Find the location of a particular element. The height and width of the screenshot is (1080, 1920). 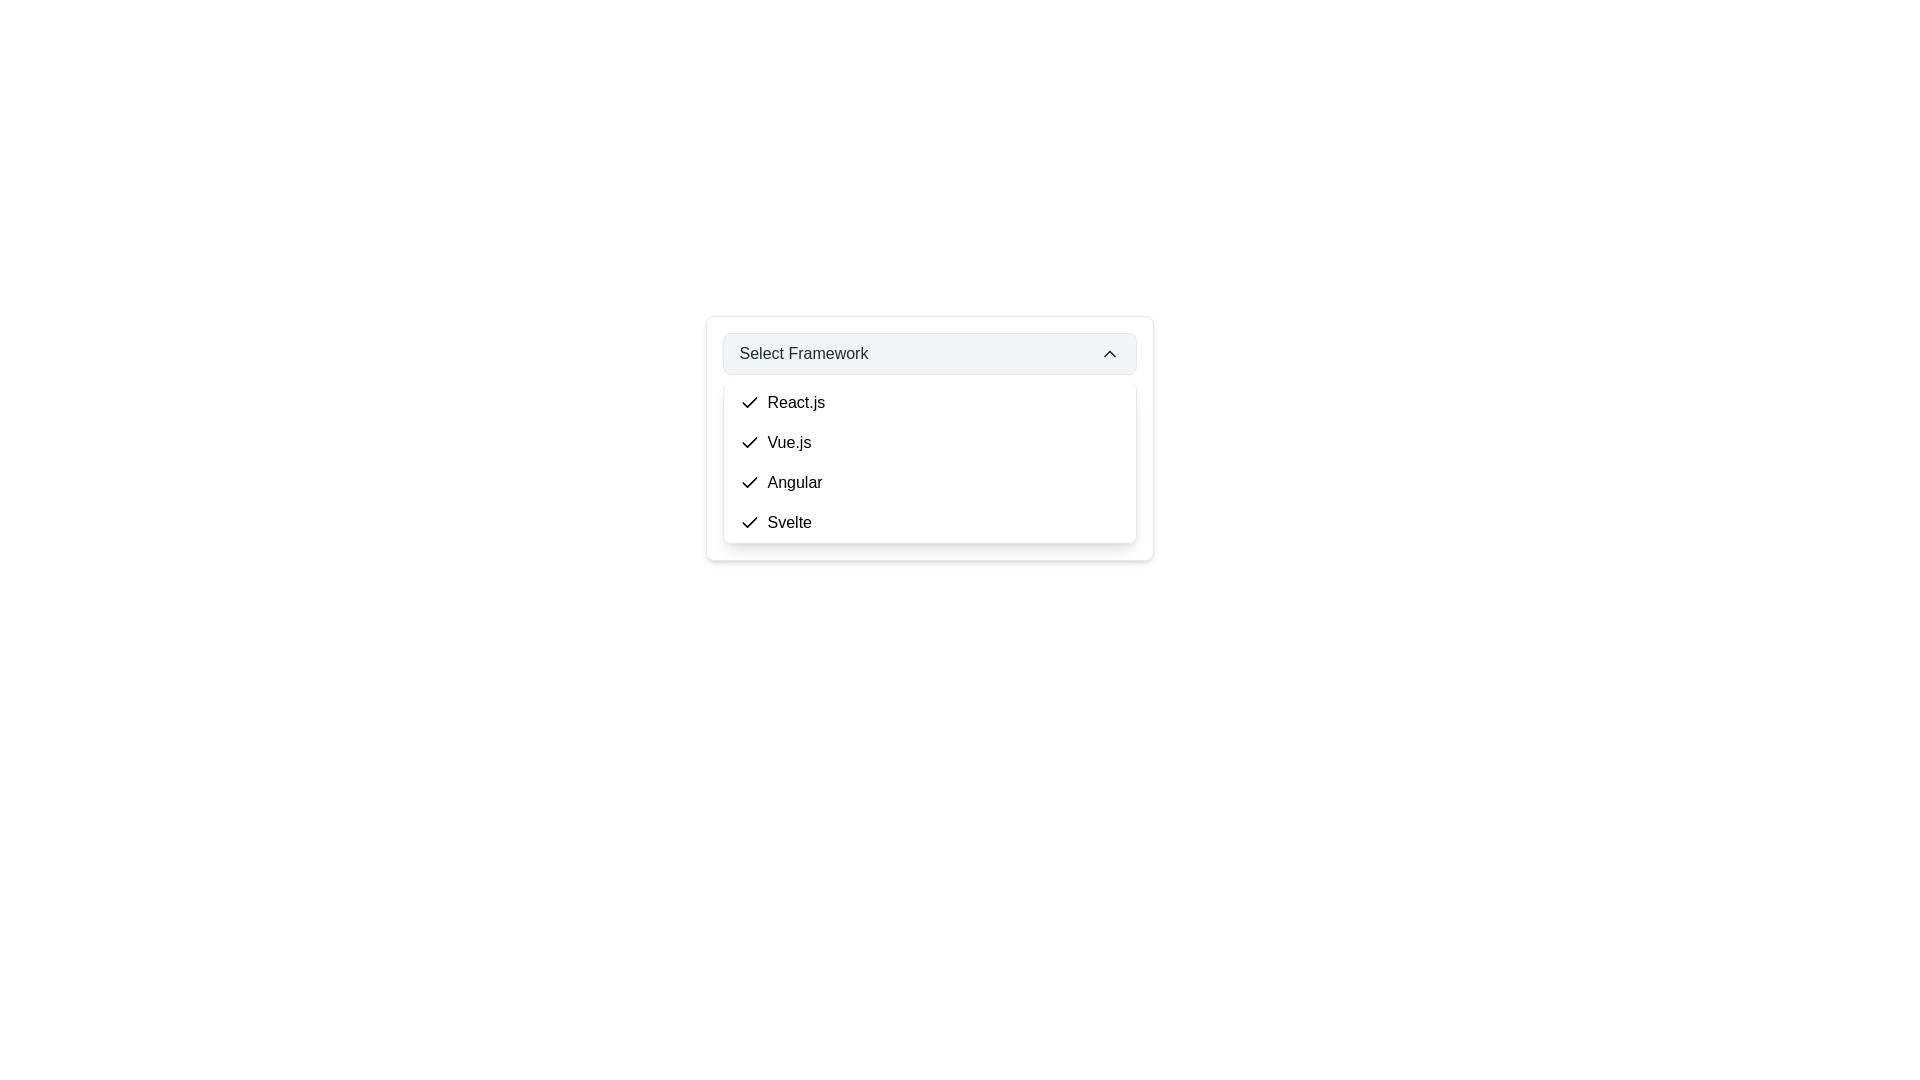

the Vue.js checkmark icon in the dropdown menu that indicates it as a selected option under 'Select Framework' is located at coordinates (748, 442).